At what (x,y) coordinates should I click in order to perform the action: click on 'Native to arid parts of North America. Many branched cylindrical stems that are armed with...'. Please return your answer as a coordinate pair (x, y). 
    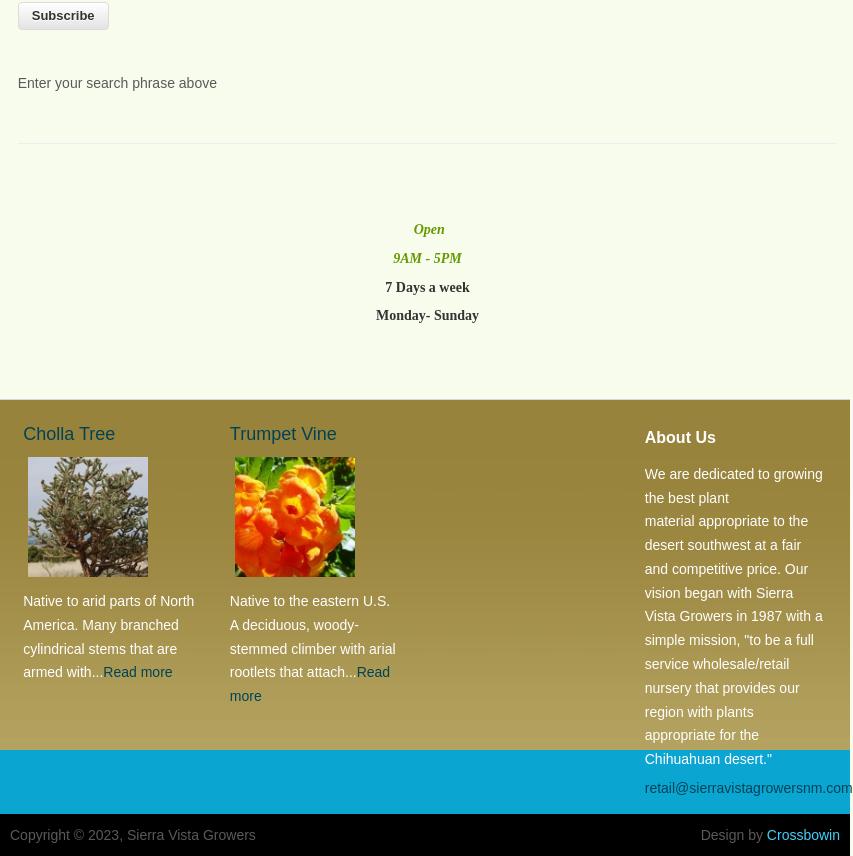
    Looking at the image, I should click on (108, 635).